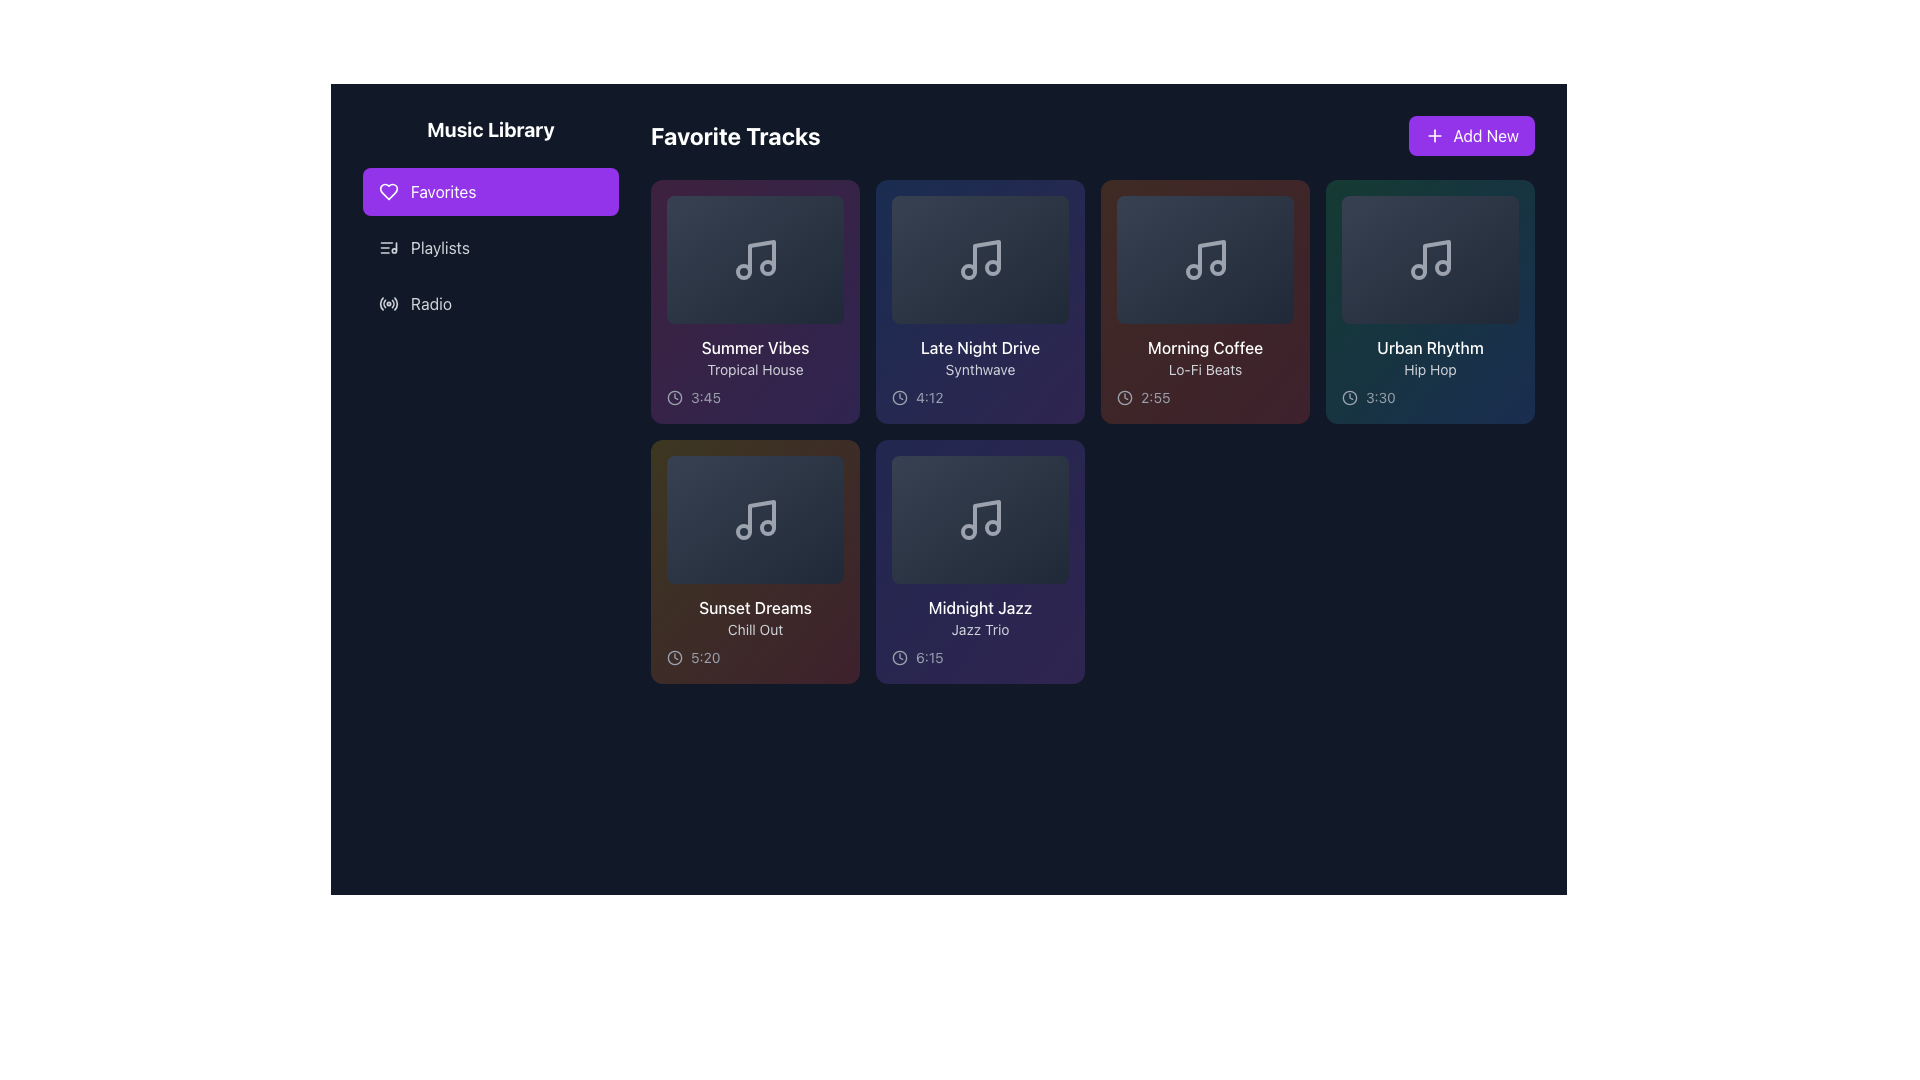 The image size is (1920, 1080). I want to click on the 'Add New' button, which is a rectangular button with a purple background and bold white text, so click(1472, 135).